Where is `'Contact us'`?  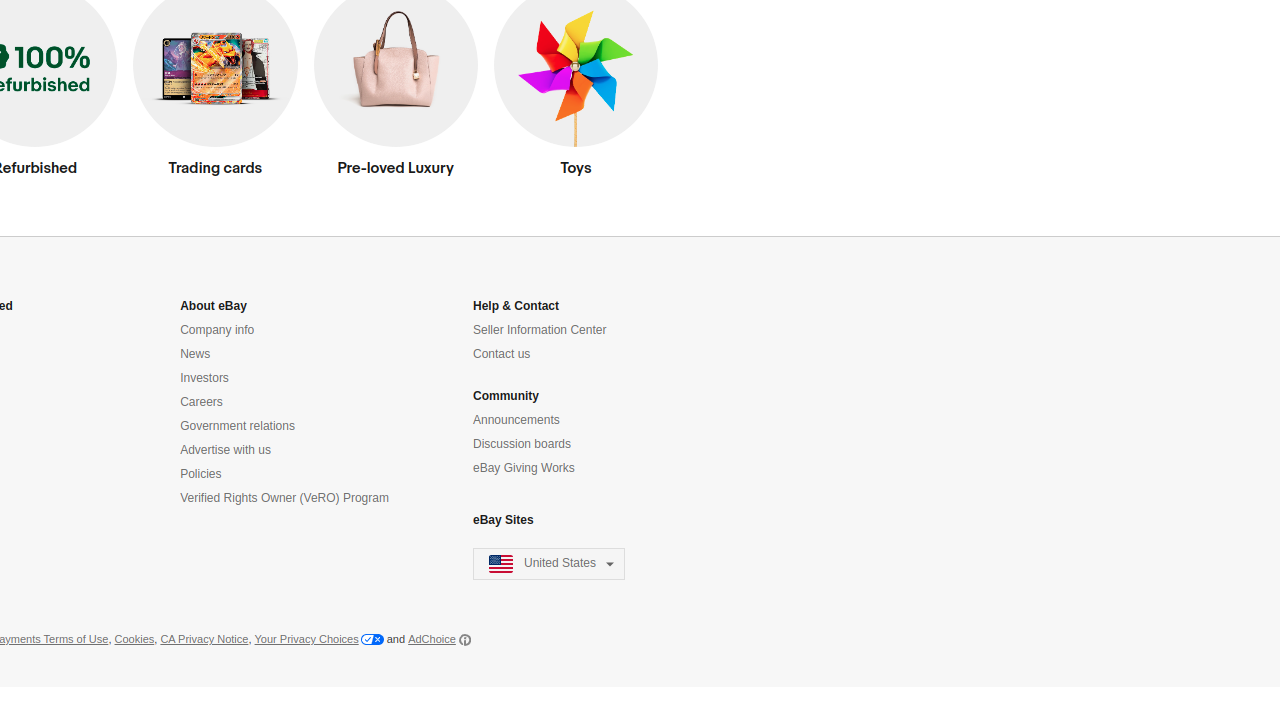 'Contact us' is located at coordinates (502, 353).